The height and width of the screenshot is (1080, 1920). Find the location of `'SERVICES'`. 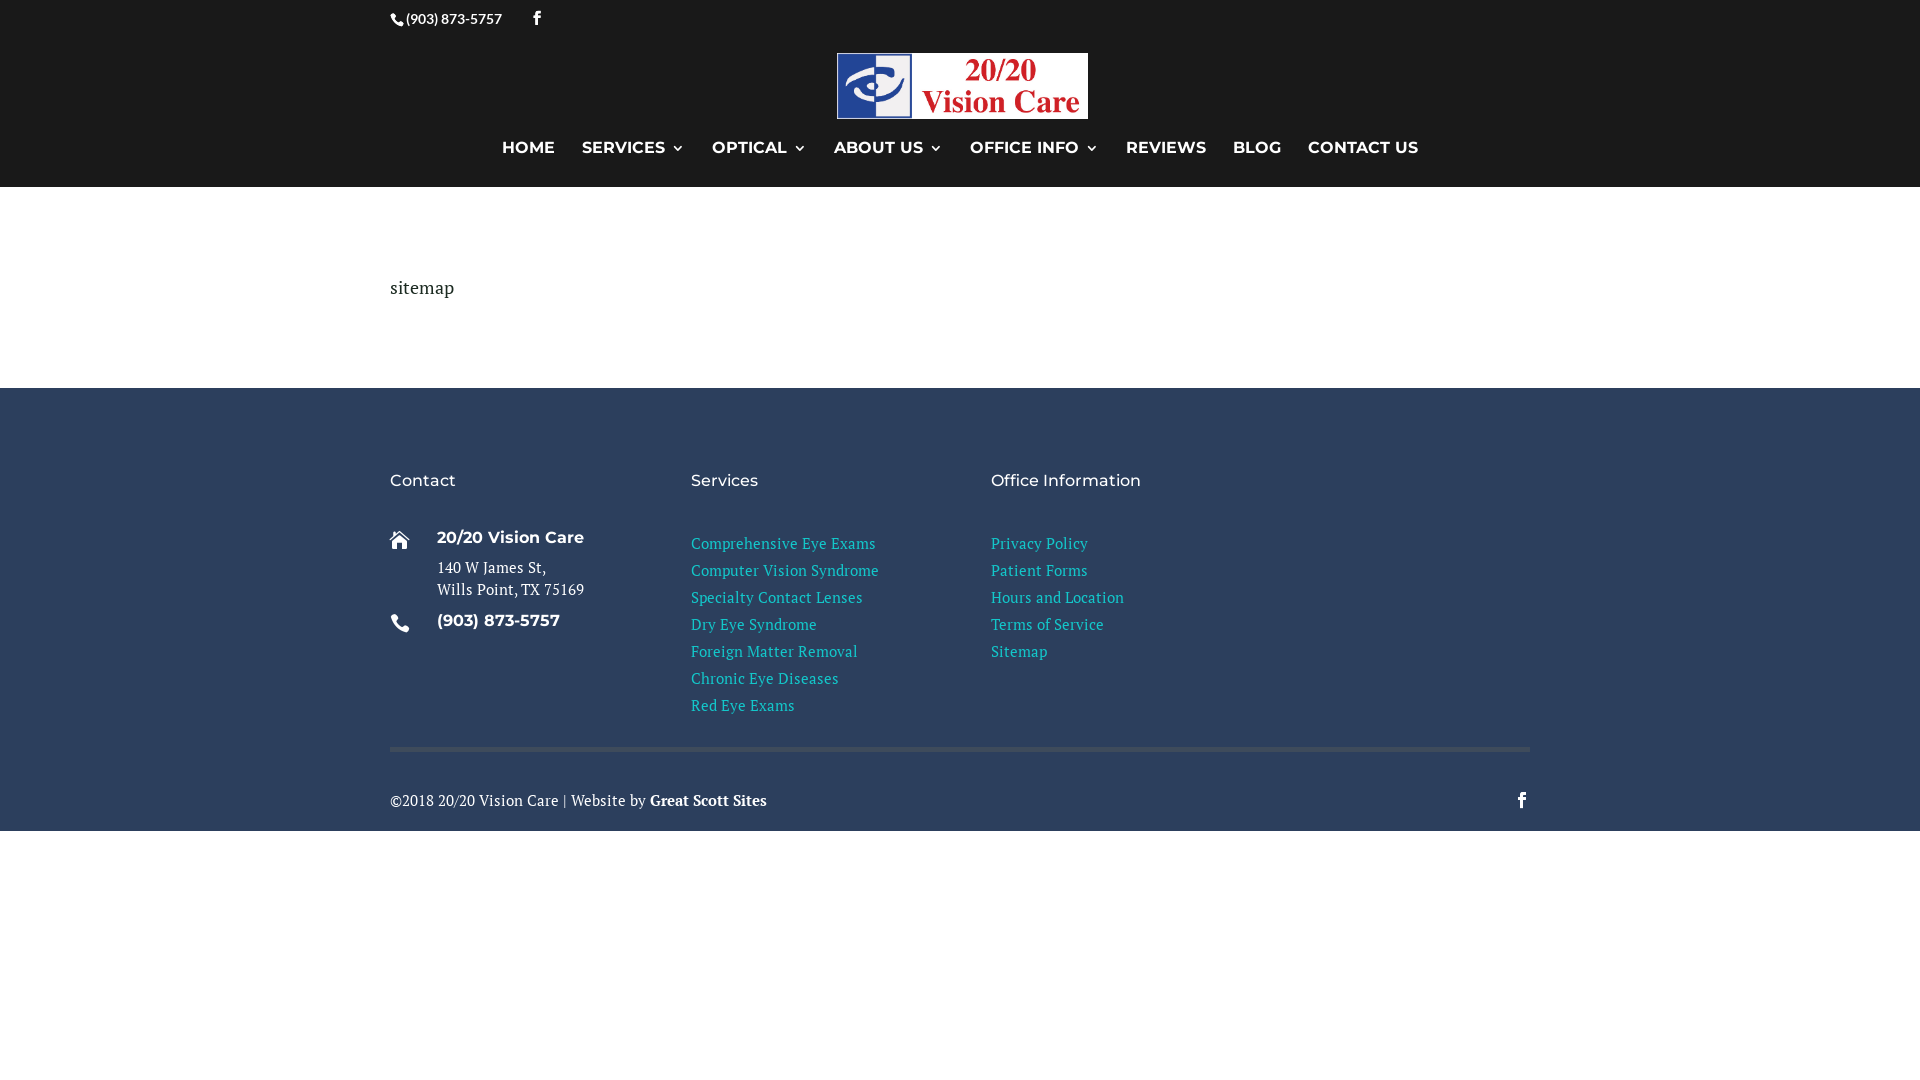

'SERVICES' is located at coordinates (632, 163).